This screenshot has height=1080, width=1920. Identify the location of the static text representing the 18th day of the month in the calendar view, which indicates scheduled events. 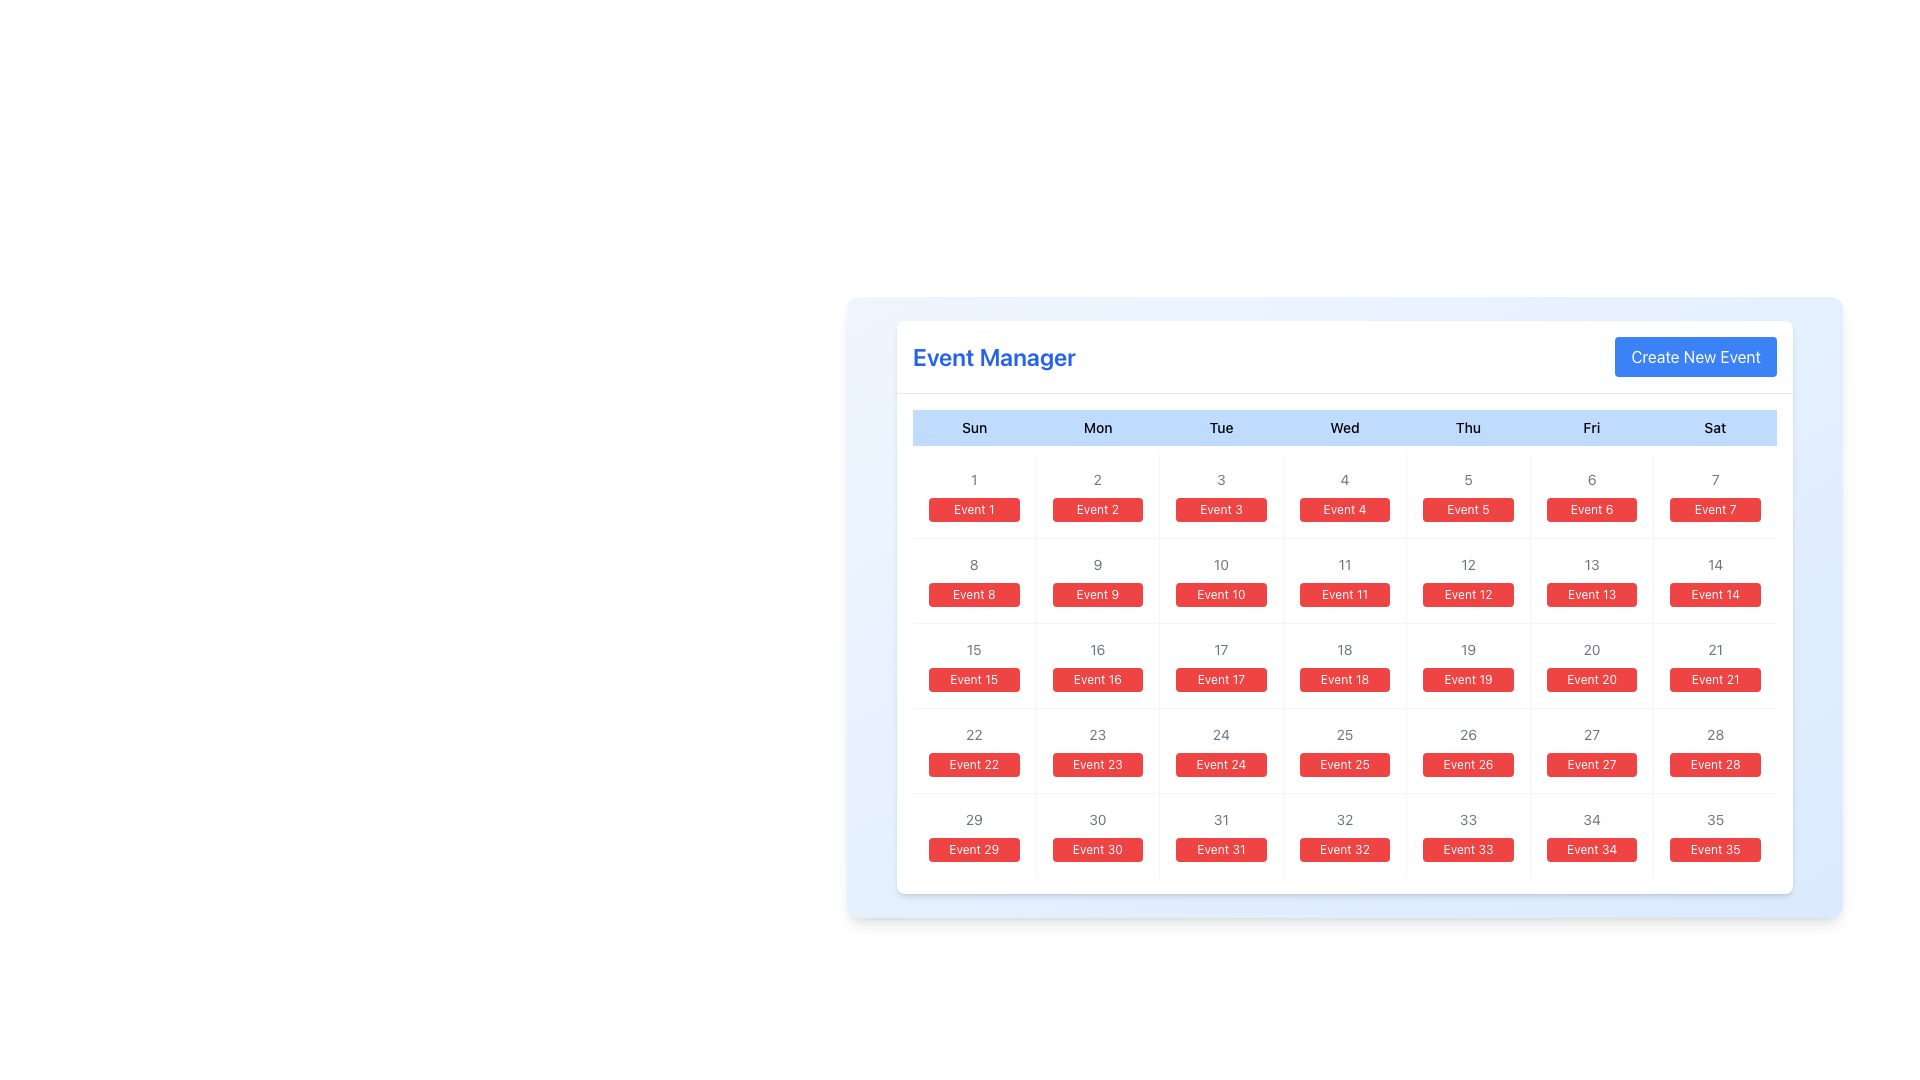
(1344, 650).